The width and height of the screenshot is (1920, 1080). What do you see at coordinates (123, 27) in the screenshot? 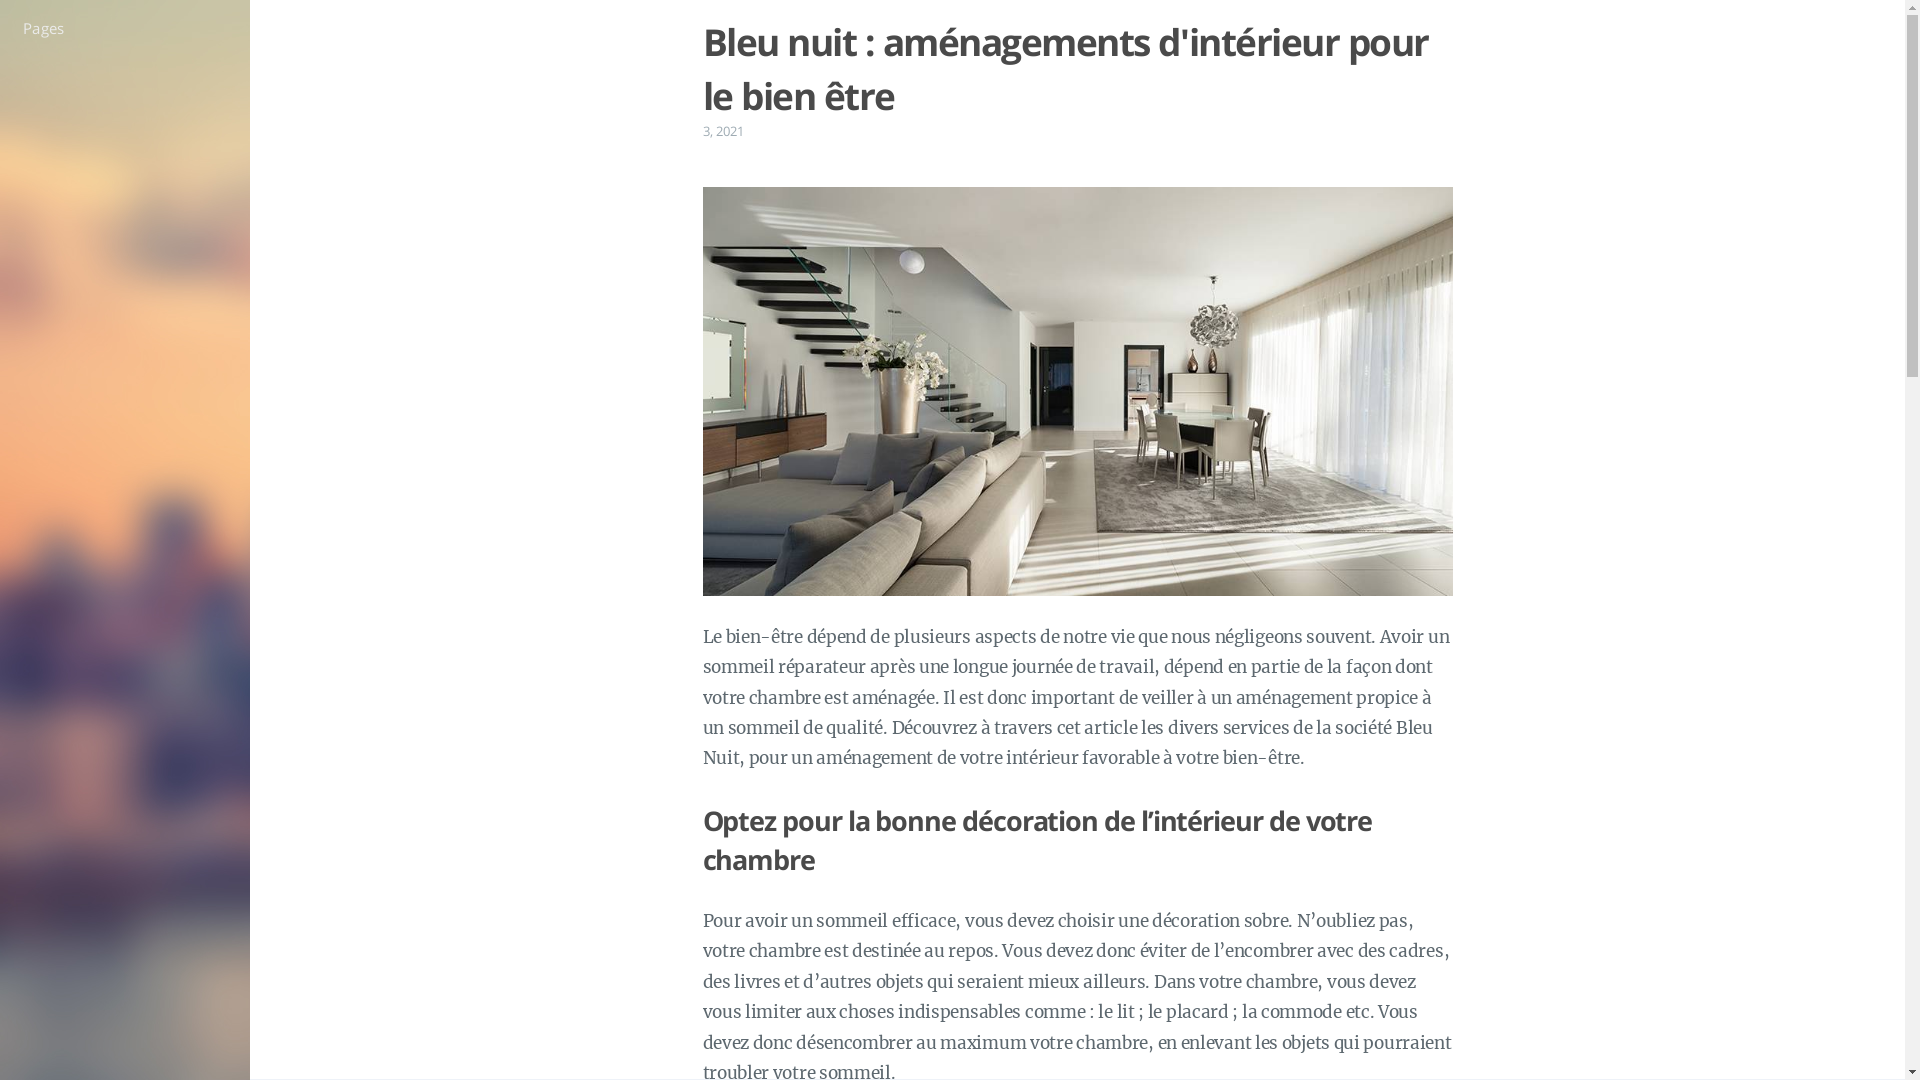
I see `'Pages'` at bounding box center [123, 27].